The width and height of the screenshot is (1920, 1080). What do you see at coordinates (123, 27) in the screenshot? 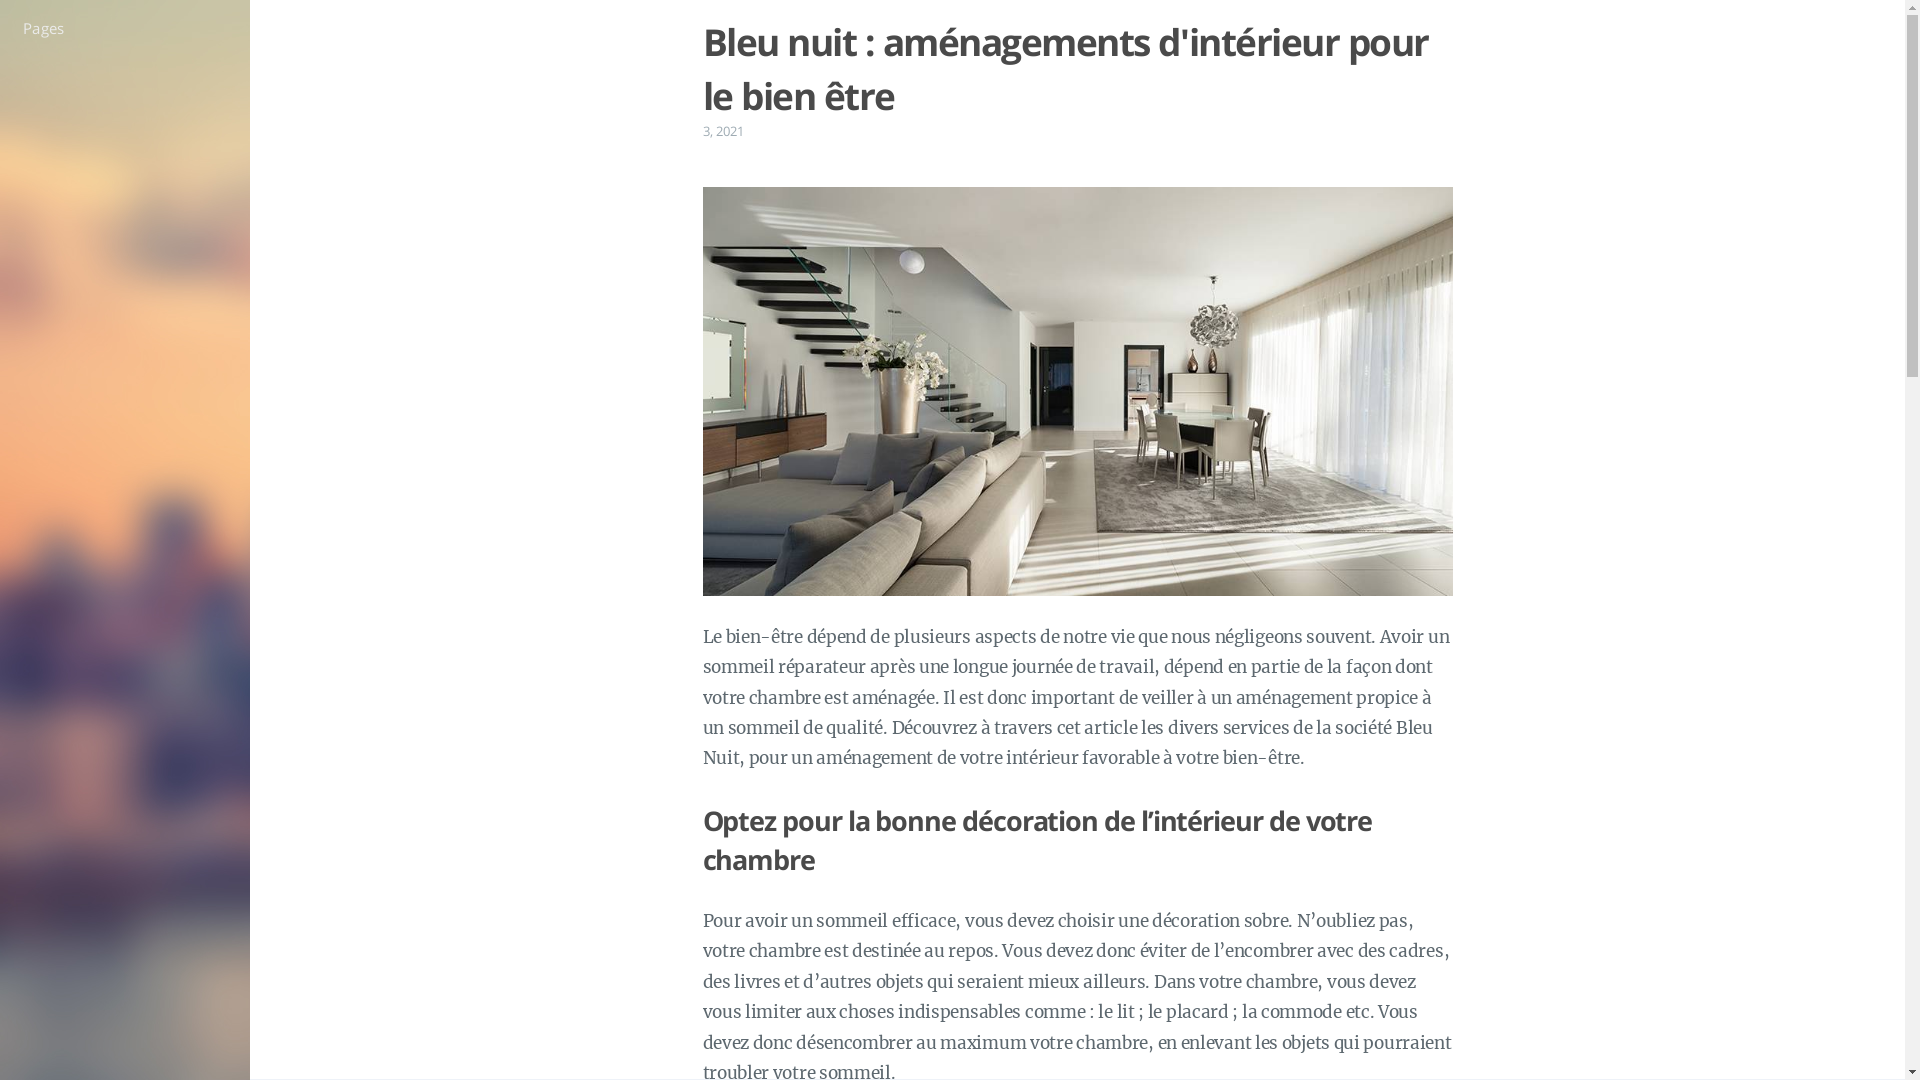
I see `'Pages'` at bounding box center [123, 27].